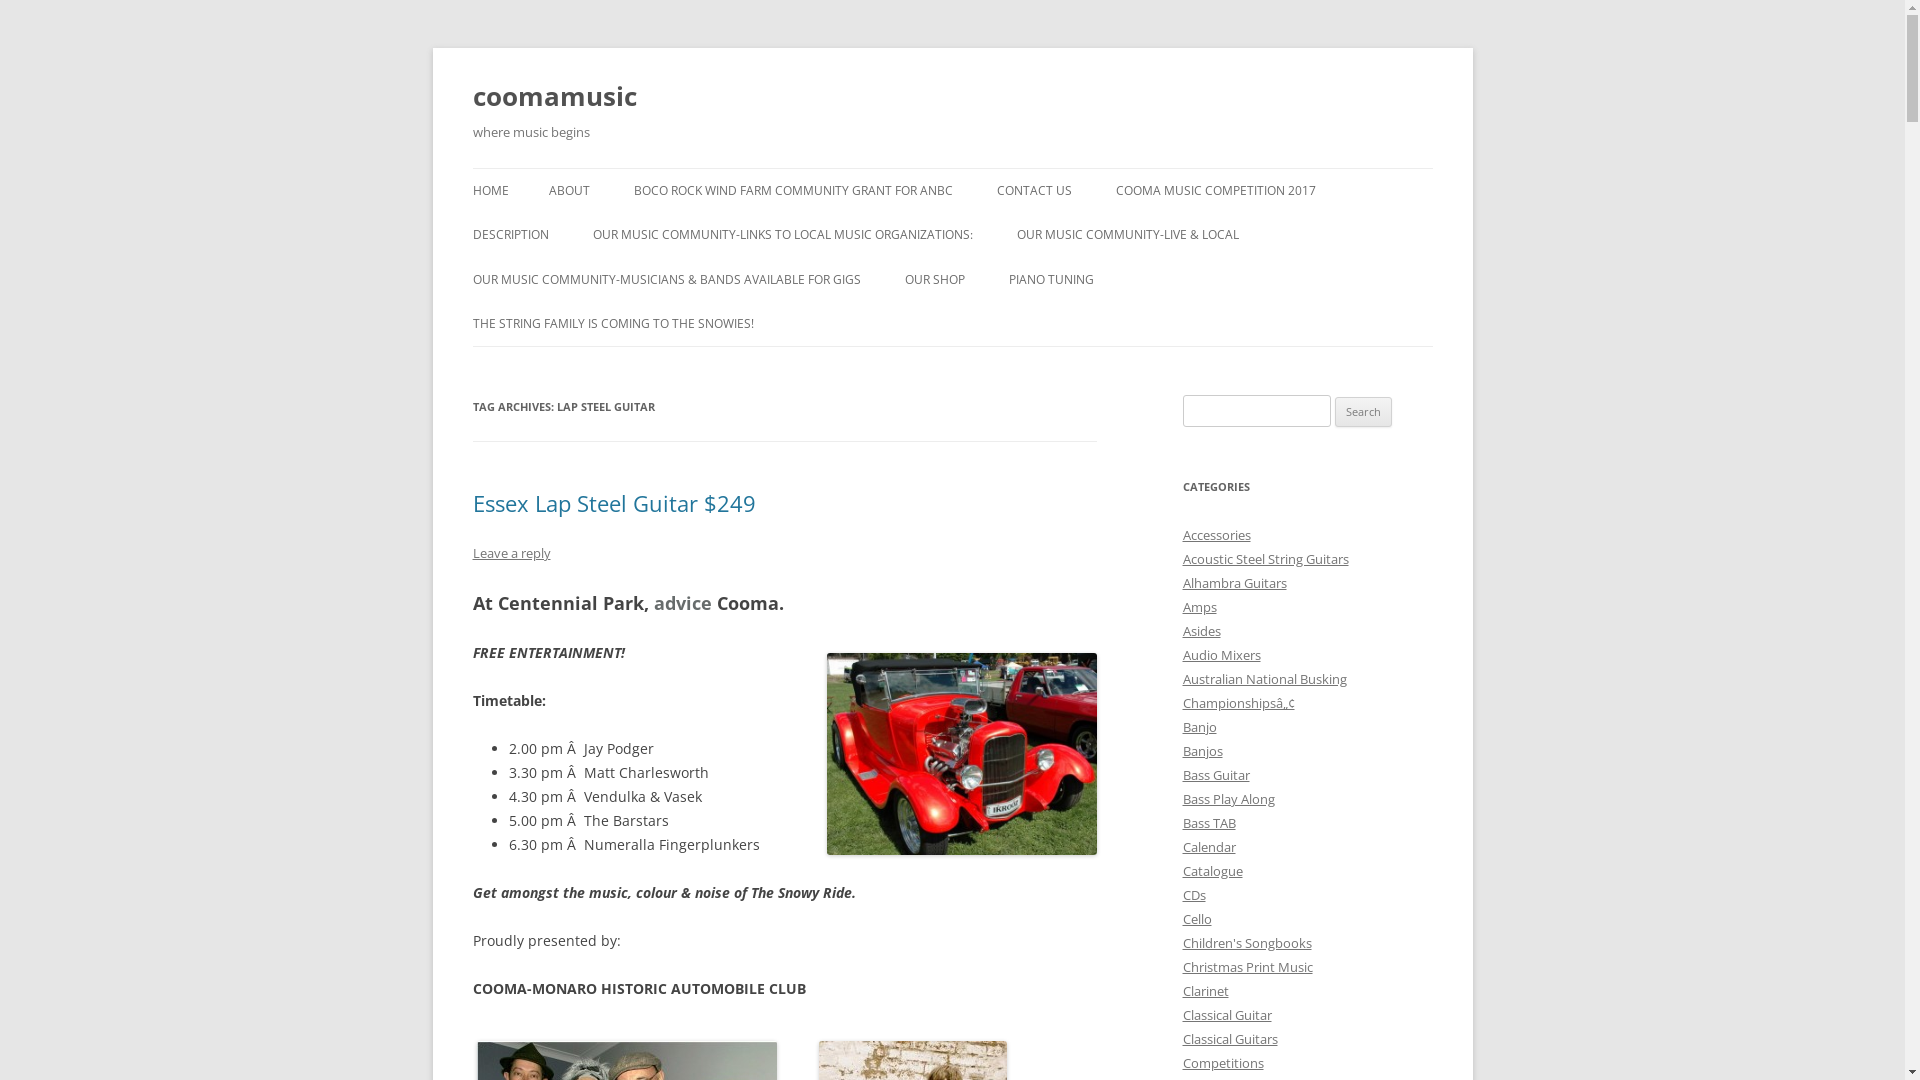 This screenshot has height=1080, width=1920. I want to click on 'OUR MUSIC COMMUNITY-LINKS TO LOCAL MUSIC ORGANIZATIONS:', so click(781, 234).